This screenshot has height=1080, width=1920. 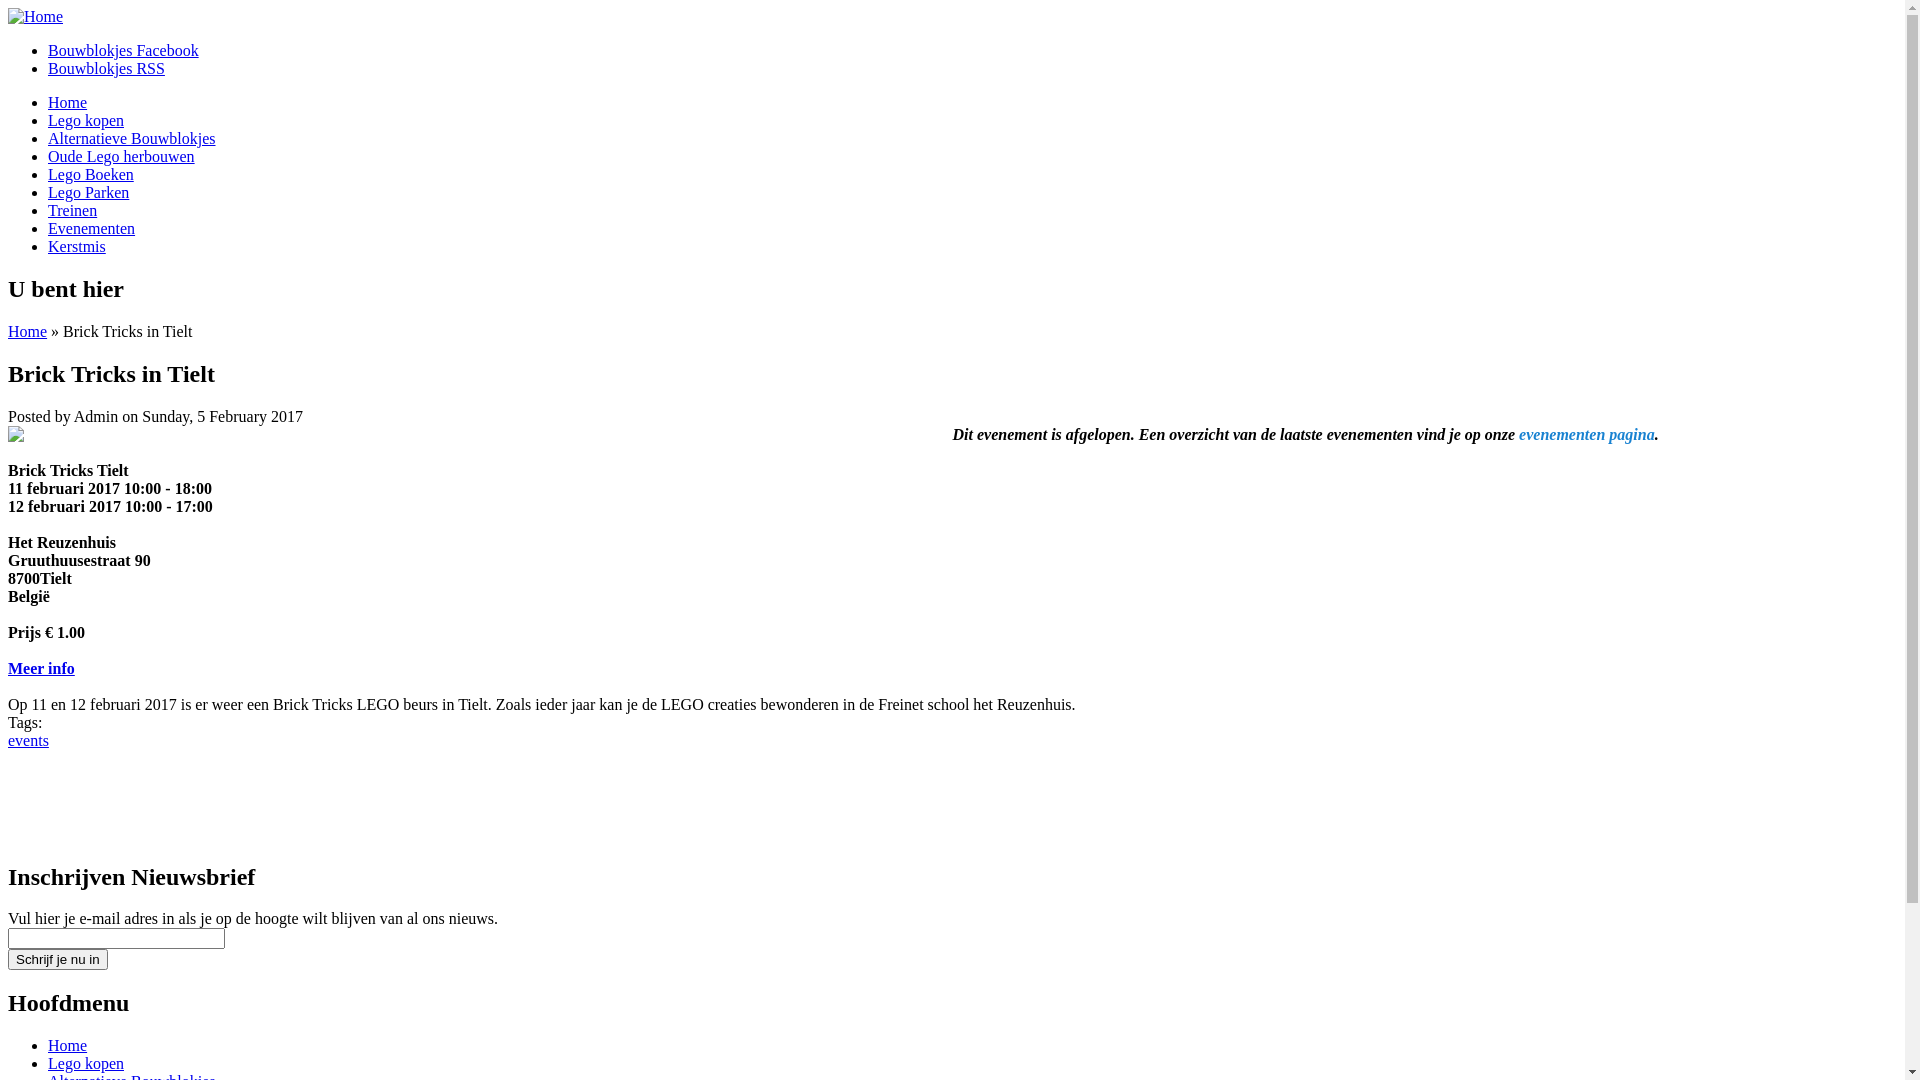 What do you see at coordinates (41, 668) in the screenshot?
I see `'Meer info'` at bounding box center [41, 668].